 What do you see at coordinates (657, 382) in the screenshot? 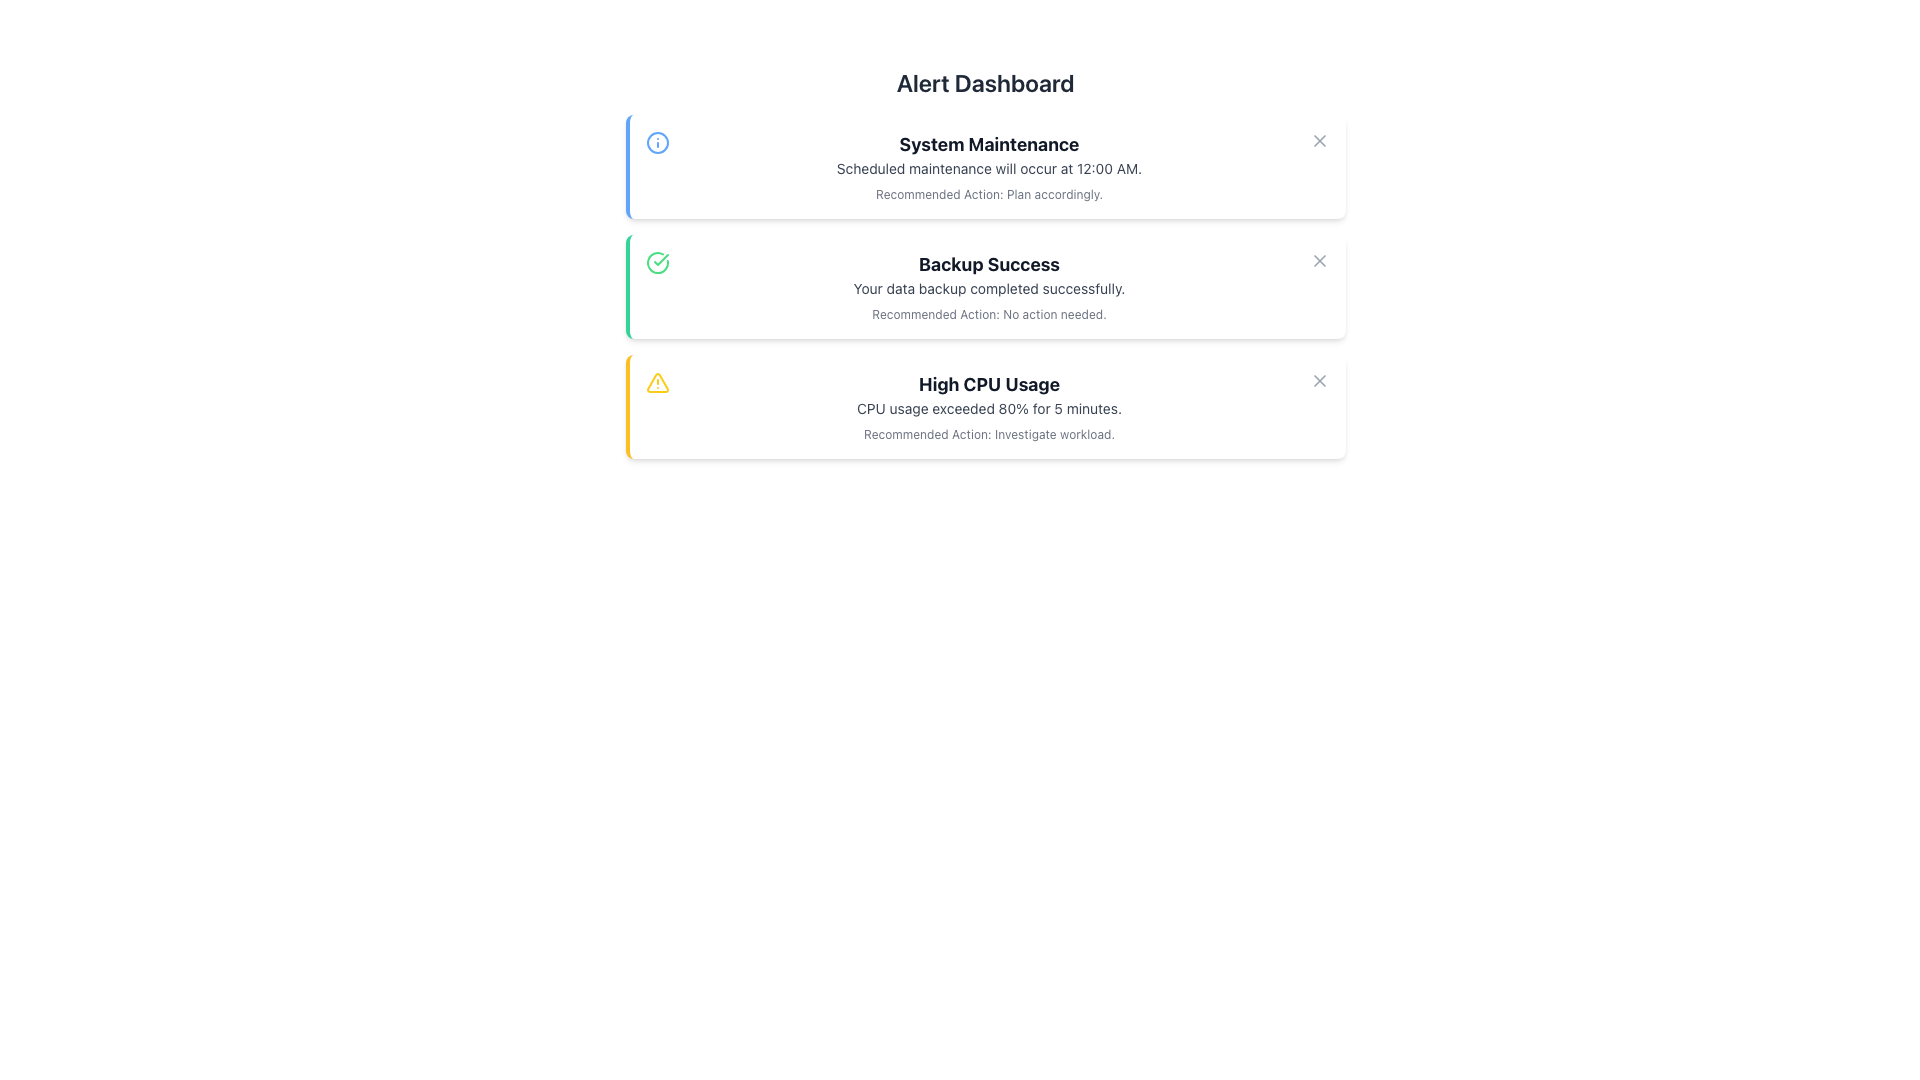
I see `the triangle-shaped yellow warning icon in the third panel of the alert dashboard, next to the 'High CPU Usage' message` at bounding box center [657, 382].